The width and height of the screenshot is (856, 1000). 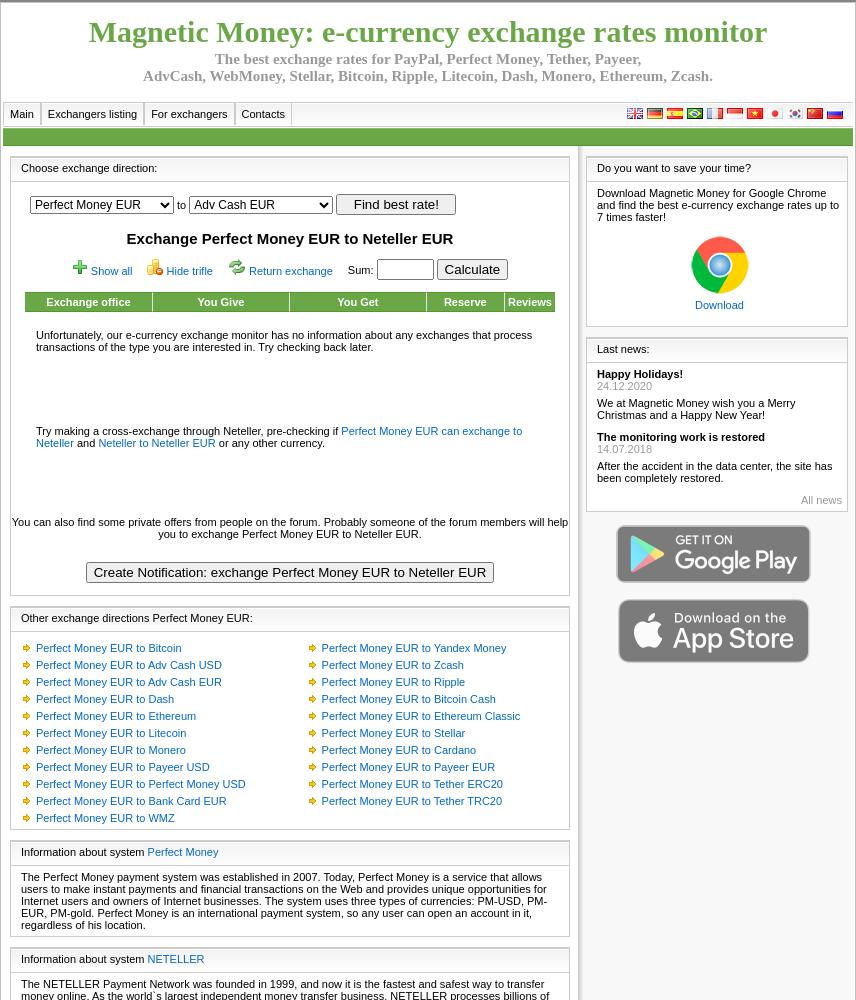 What do you see at coordinates (188, 271) in the screenshot?
I see `'Hide trifle'` at bounding box center [188, 271].